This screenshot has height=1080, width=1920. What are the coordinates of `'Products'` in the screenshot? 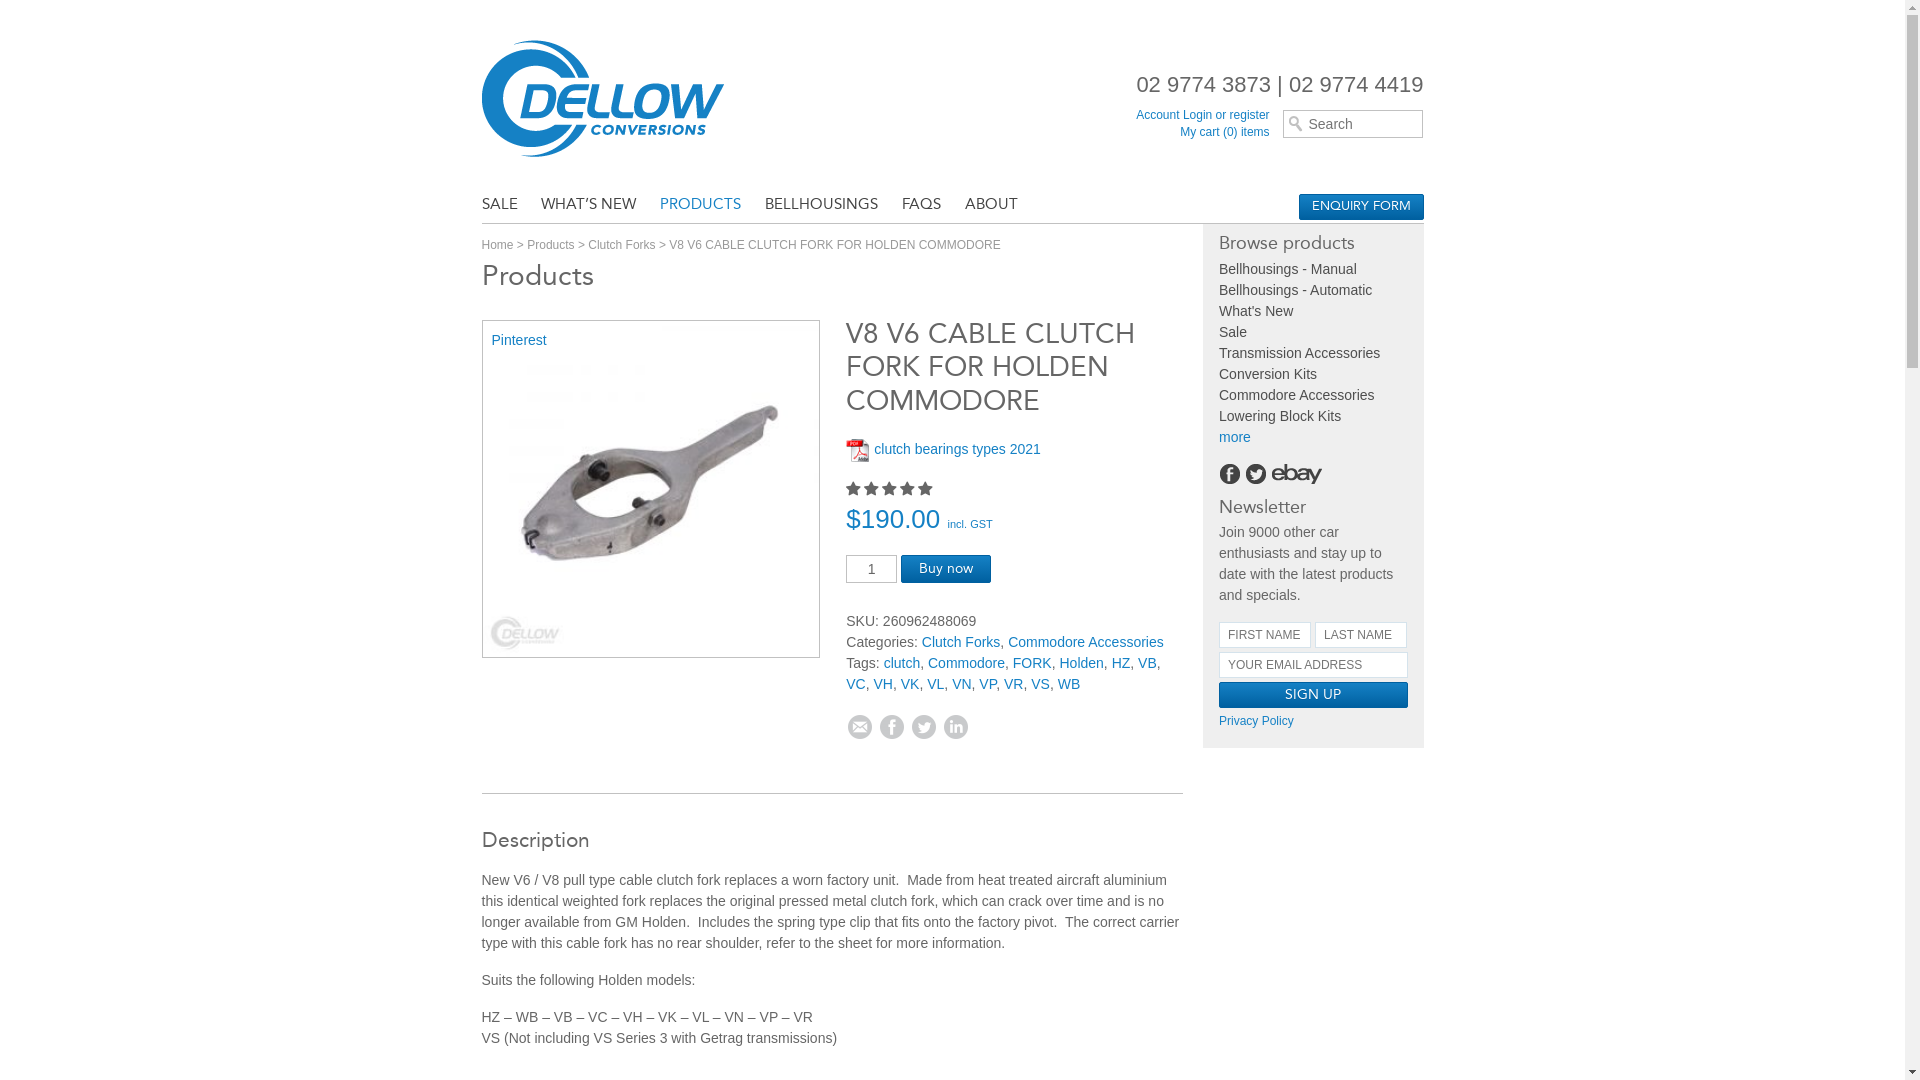 It's located at (550, 244).